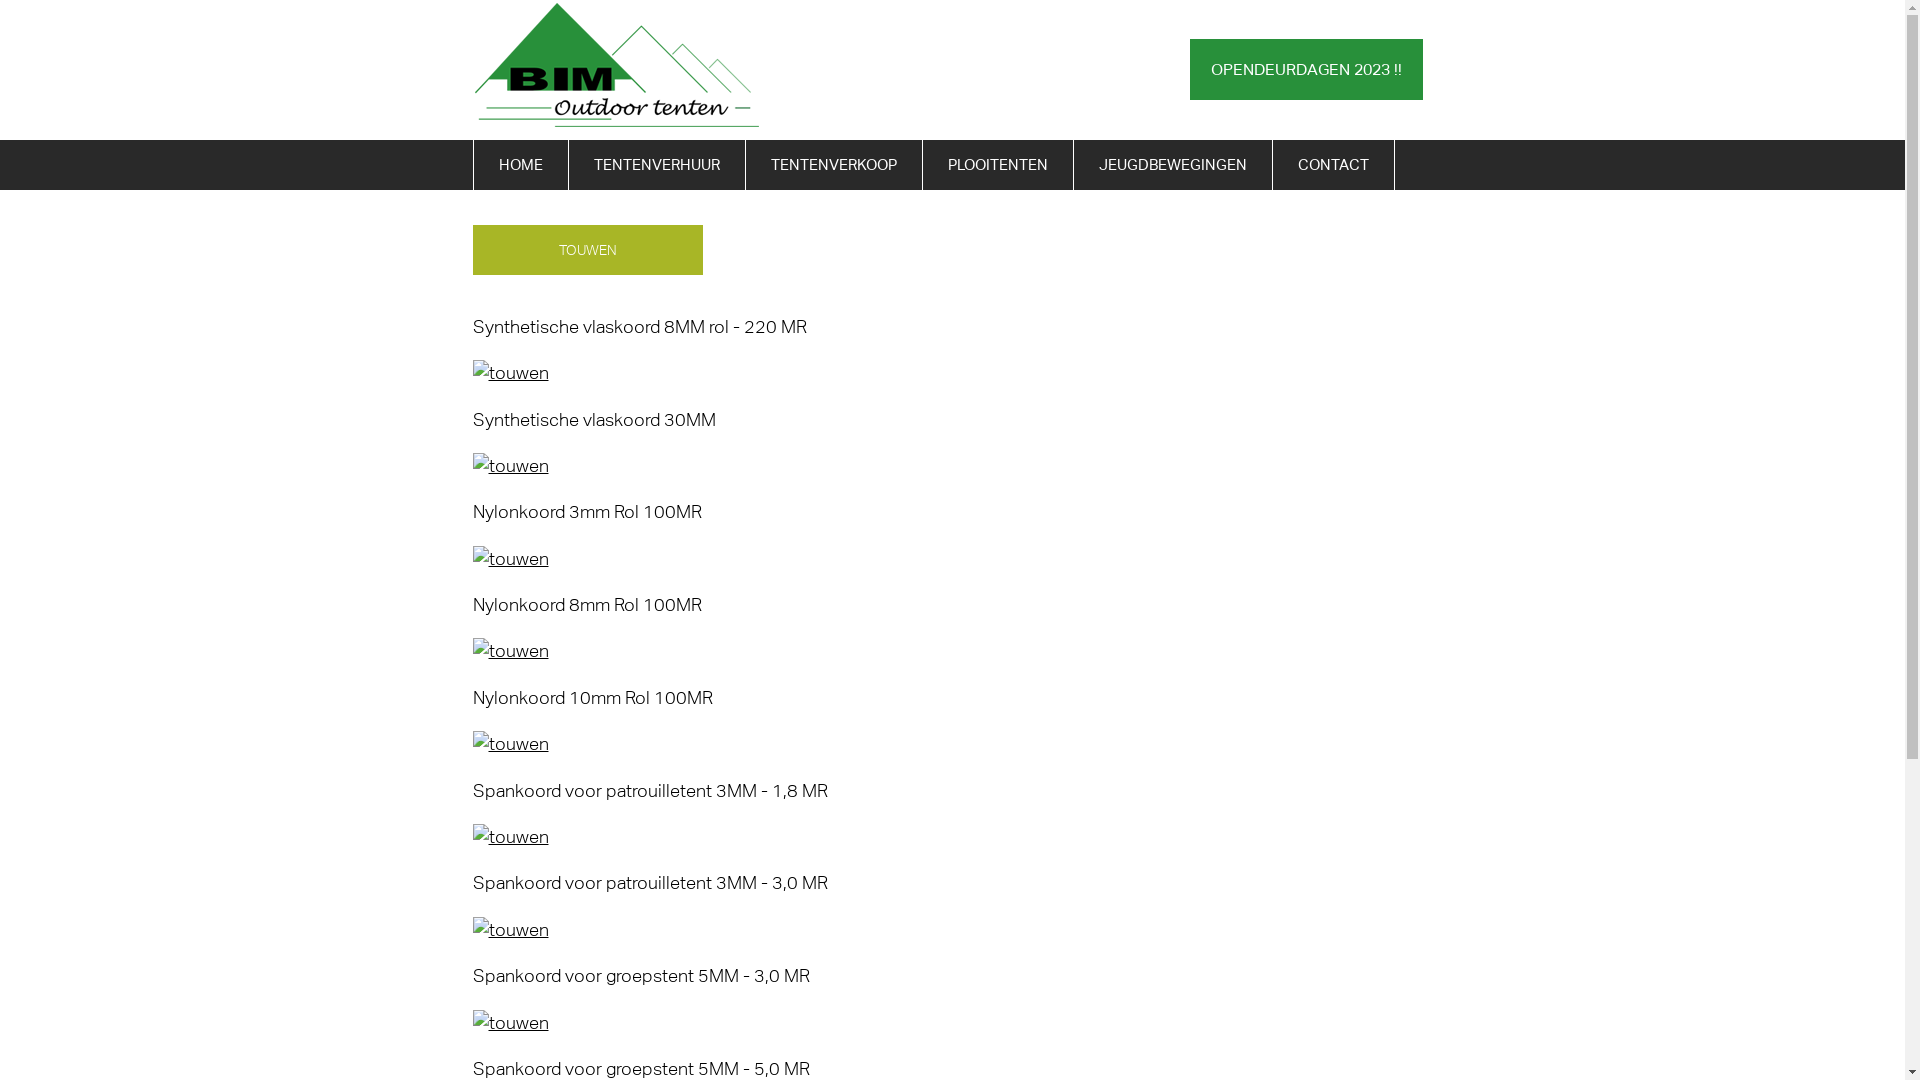 This screenshot has height=1080, width=1920. I want to click on 'CONTACT', so click(1332, 164).